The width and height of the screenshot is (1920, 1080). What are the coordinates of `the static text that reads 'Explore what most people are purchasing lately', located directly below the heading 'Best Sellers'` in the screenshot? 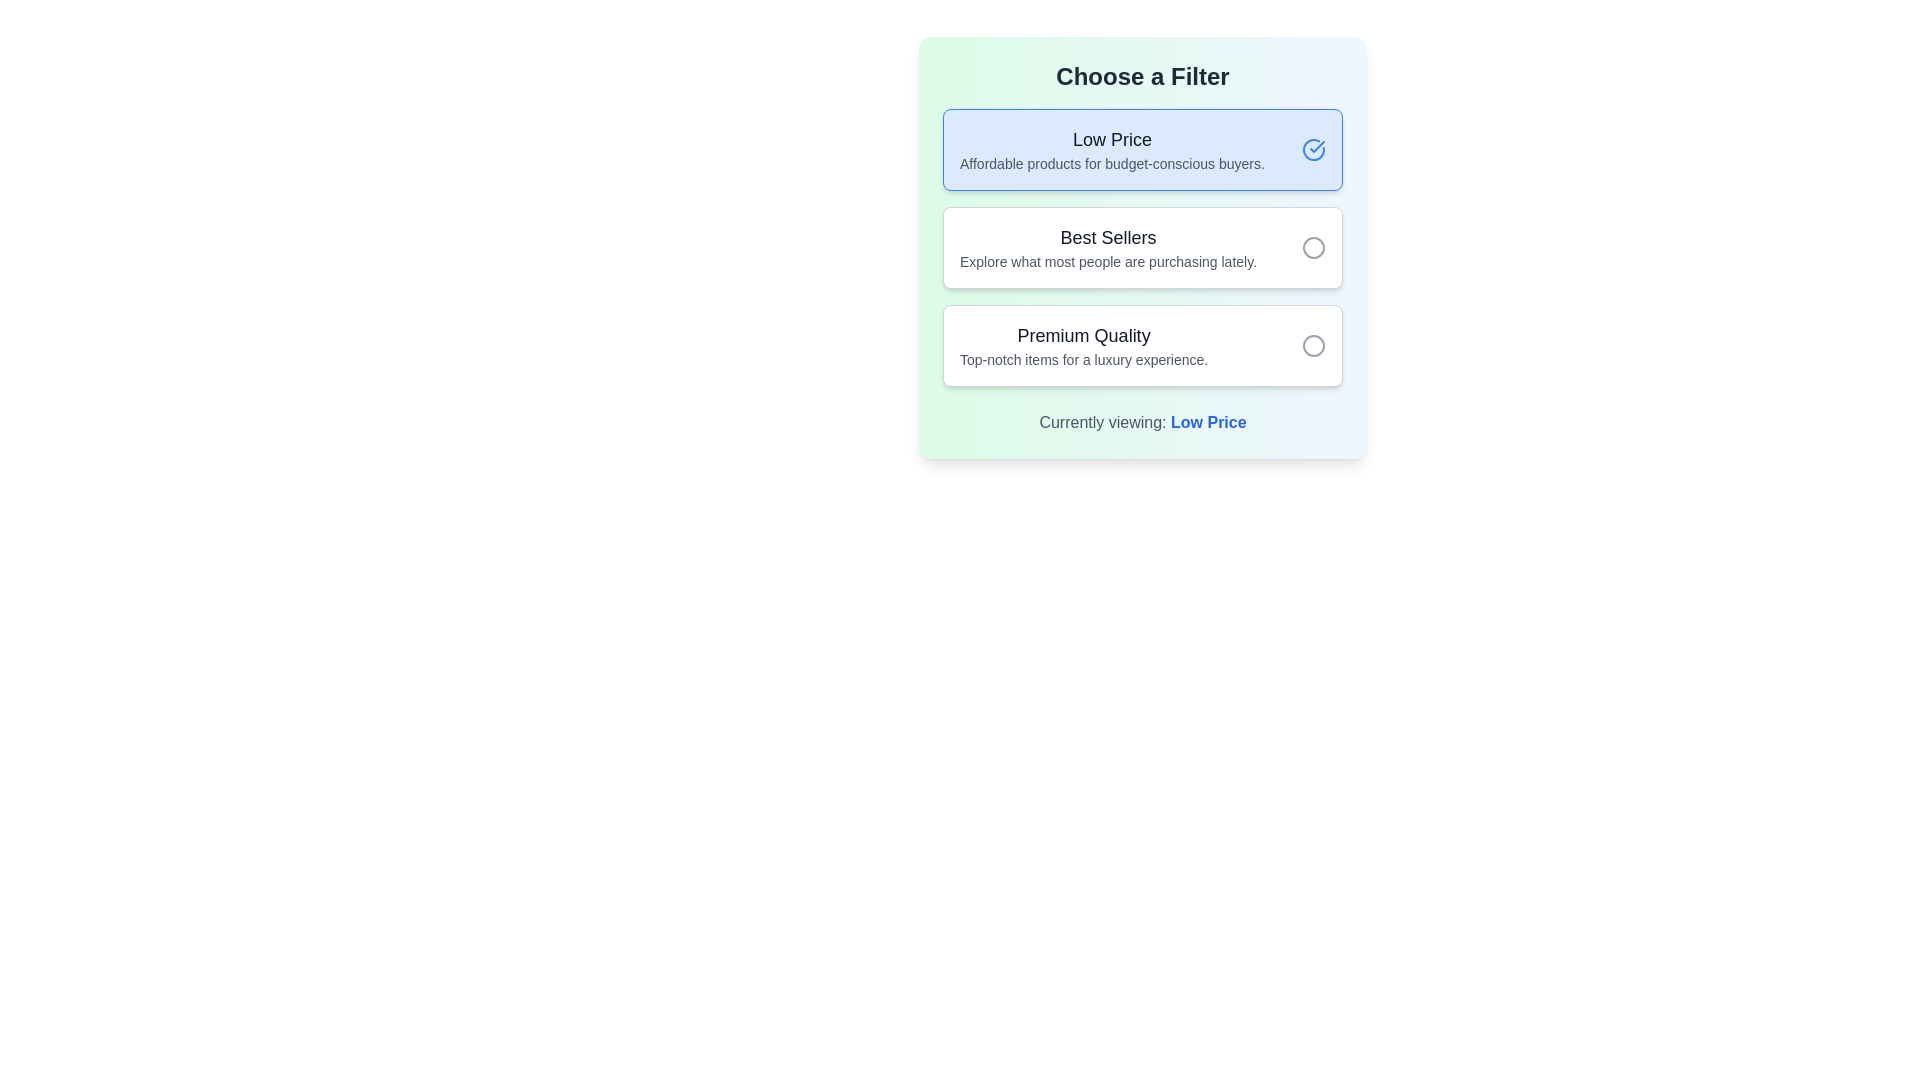 It's located at (1107, 261).